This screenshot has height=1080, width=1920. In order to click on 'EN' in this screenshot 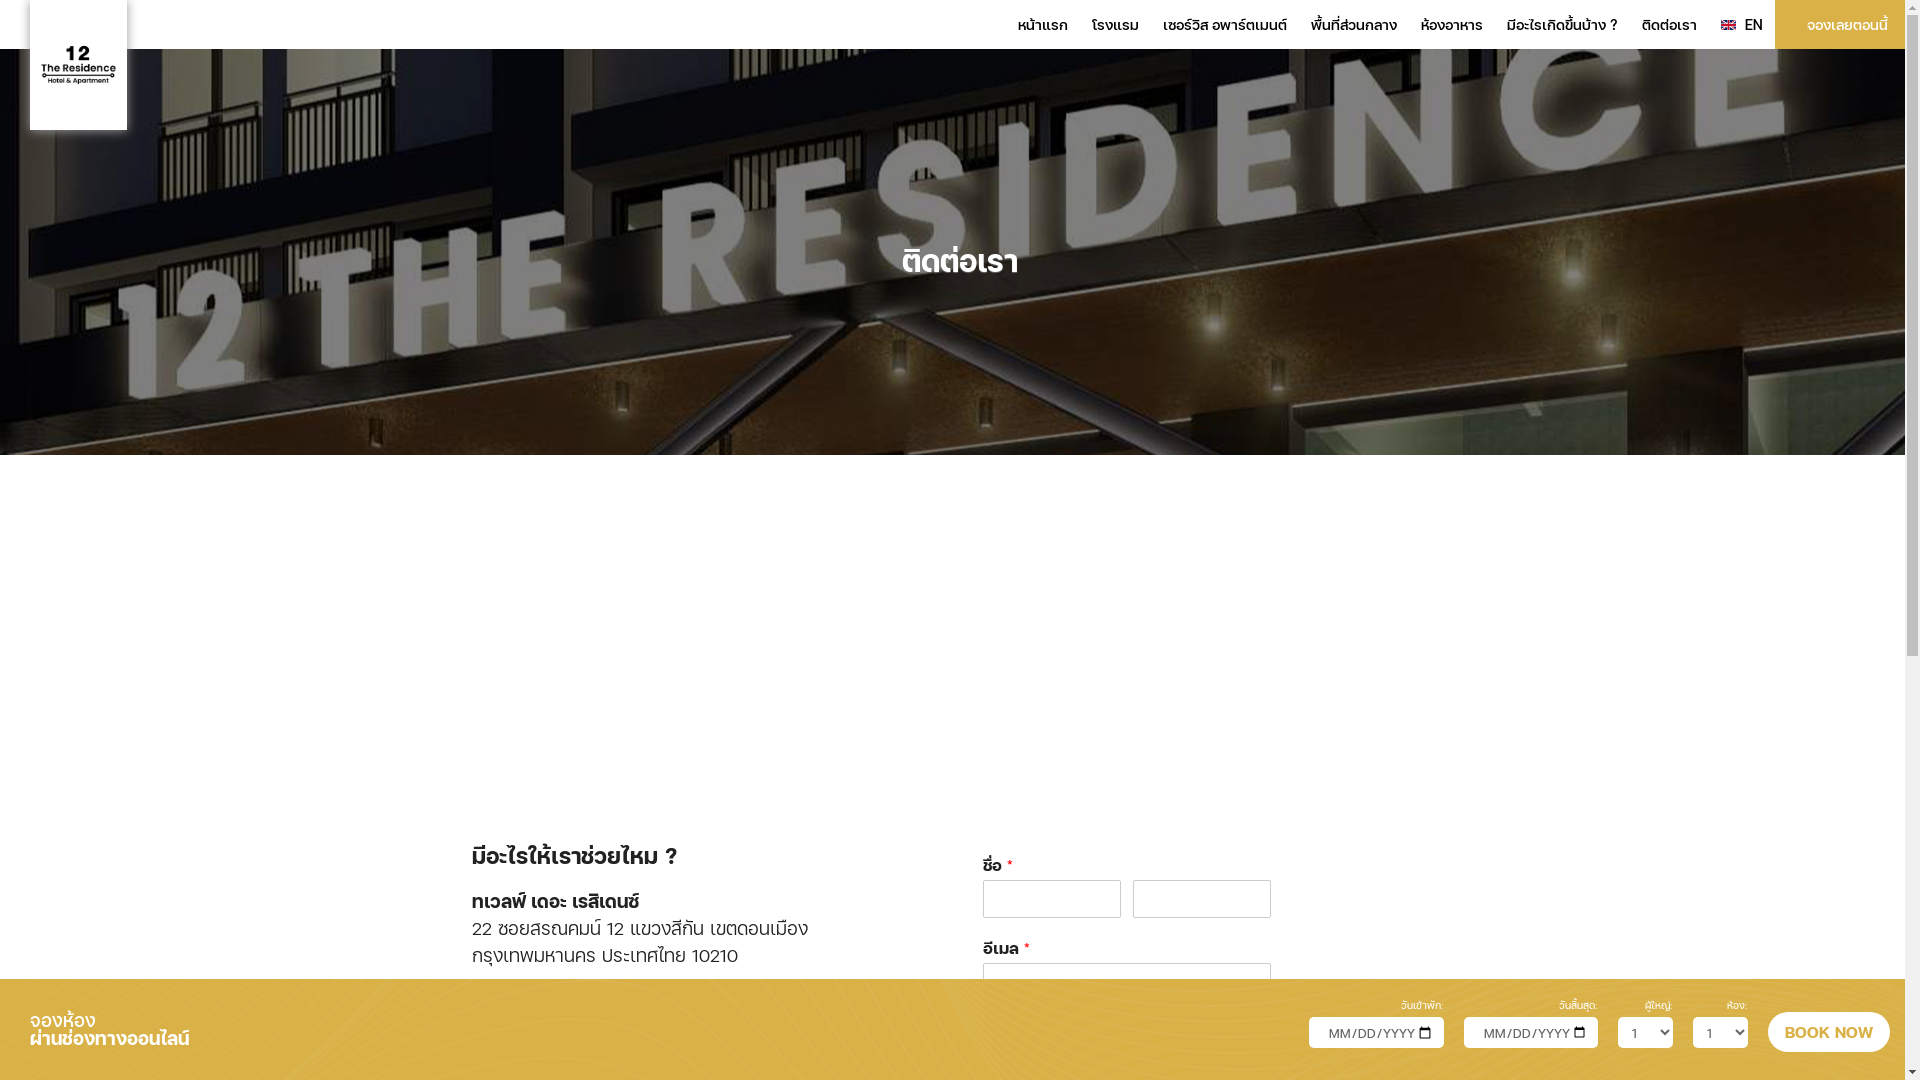, I will do `click(1741, 24)`.